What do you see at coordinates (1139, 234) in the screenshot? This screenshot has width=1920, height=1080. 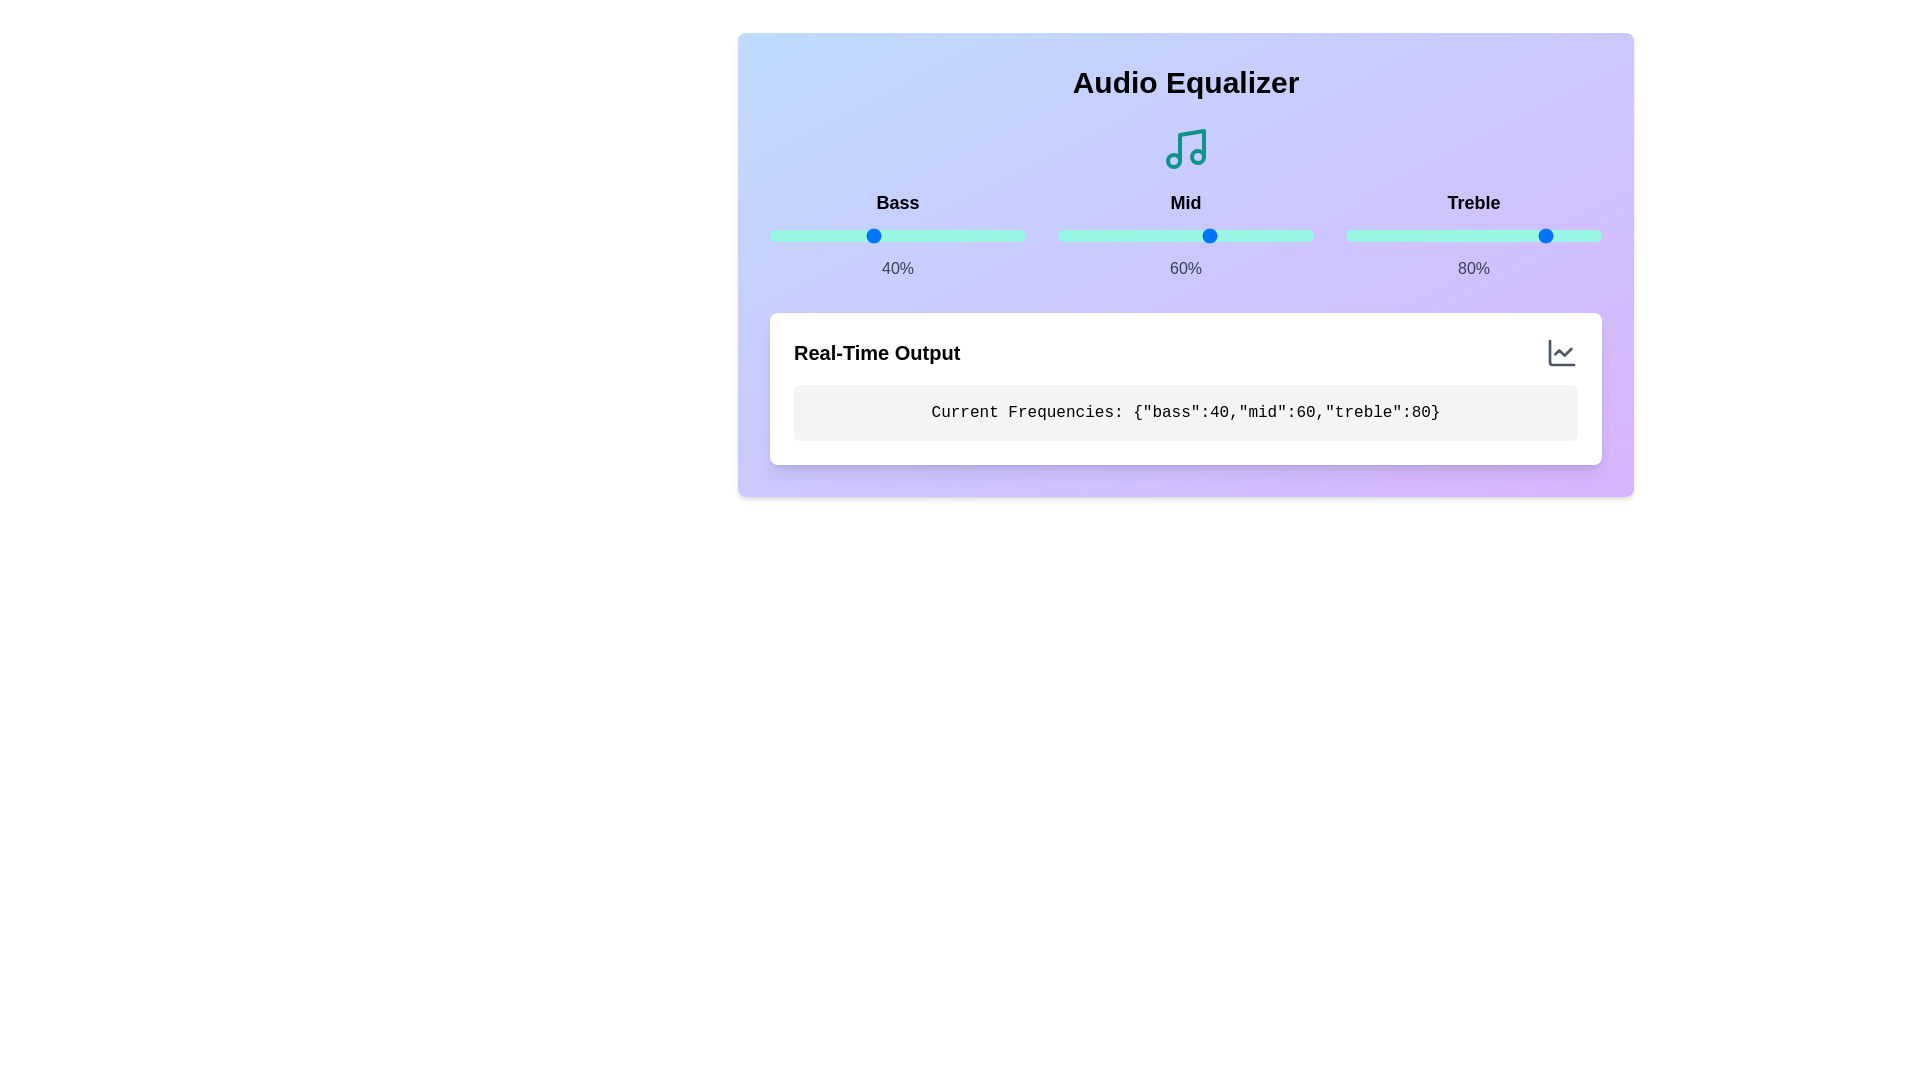 I see `the 'Mid' frequency level` at bounding box center [1139, 234].